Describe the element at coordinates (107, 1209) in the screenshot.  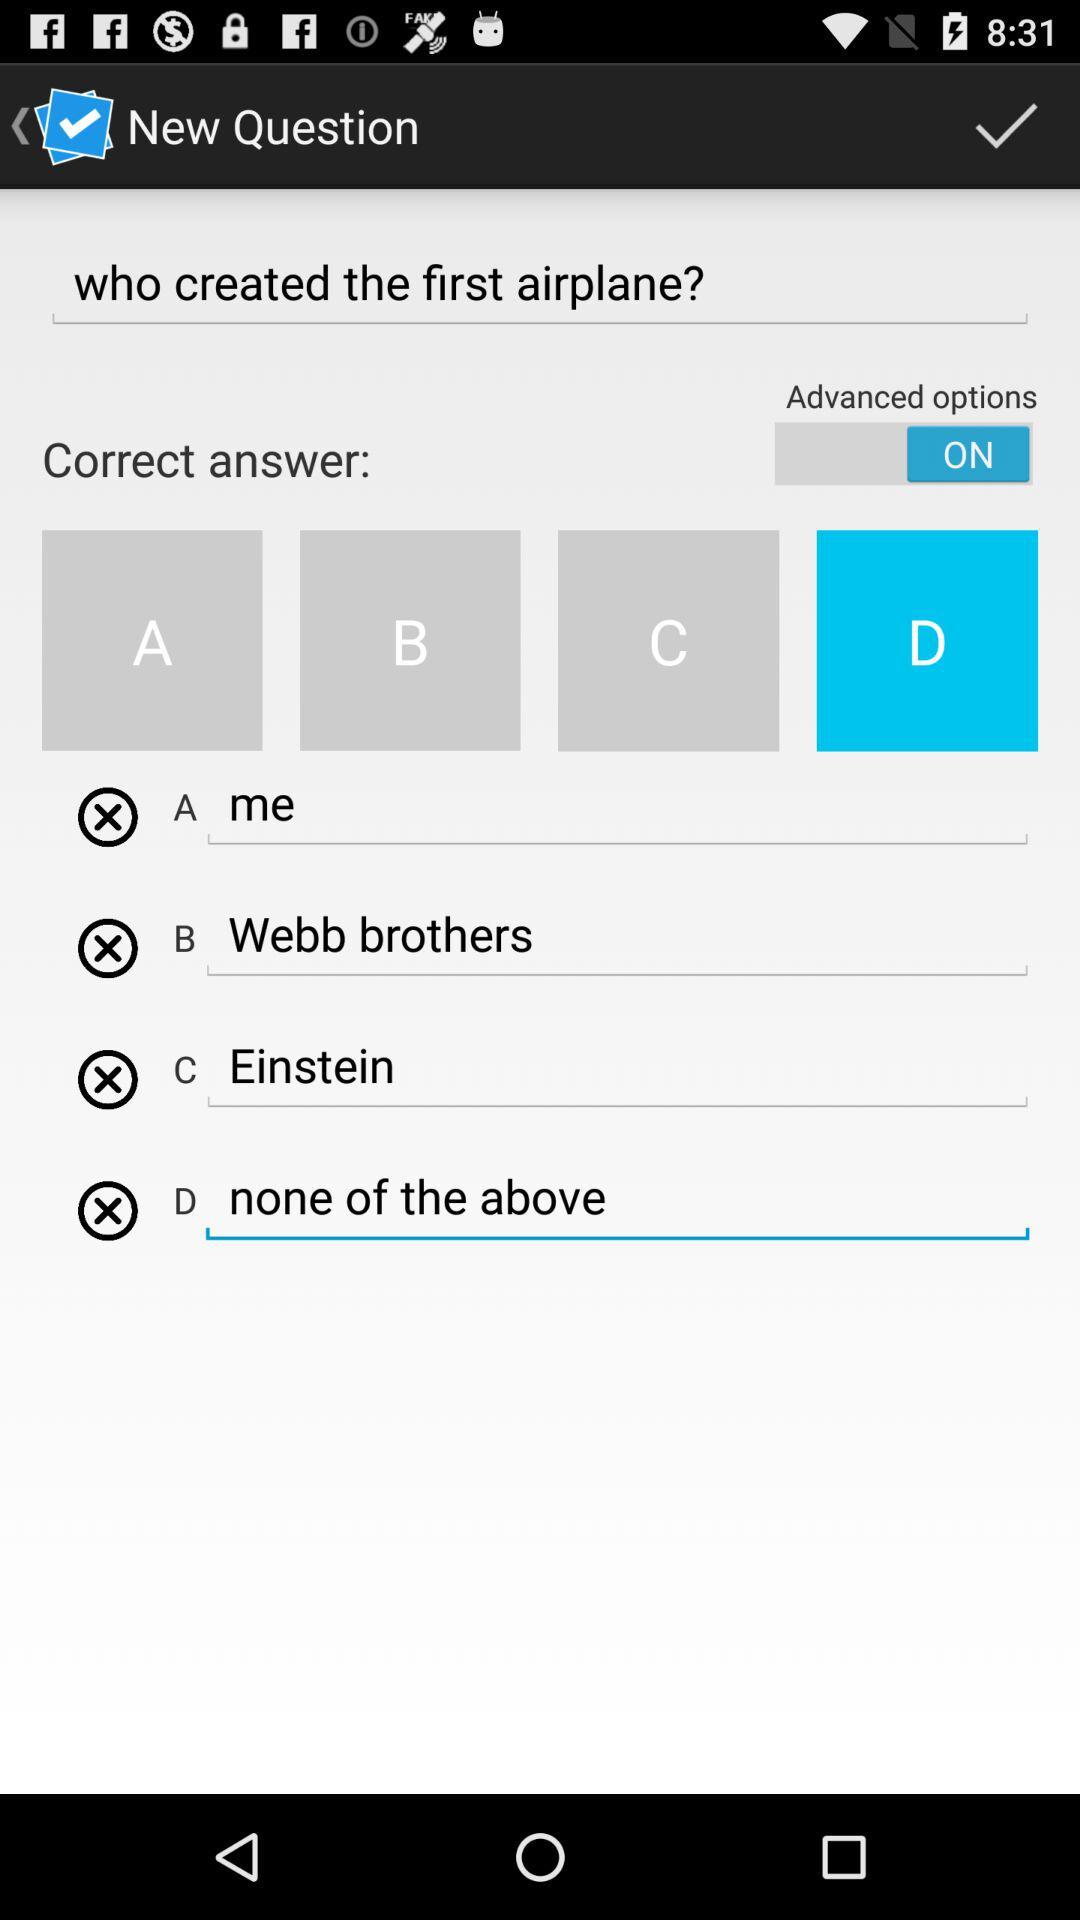
I see `button` at that location.